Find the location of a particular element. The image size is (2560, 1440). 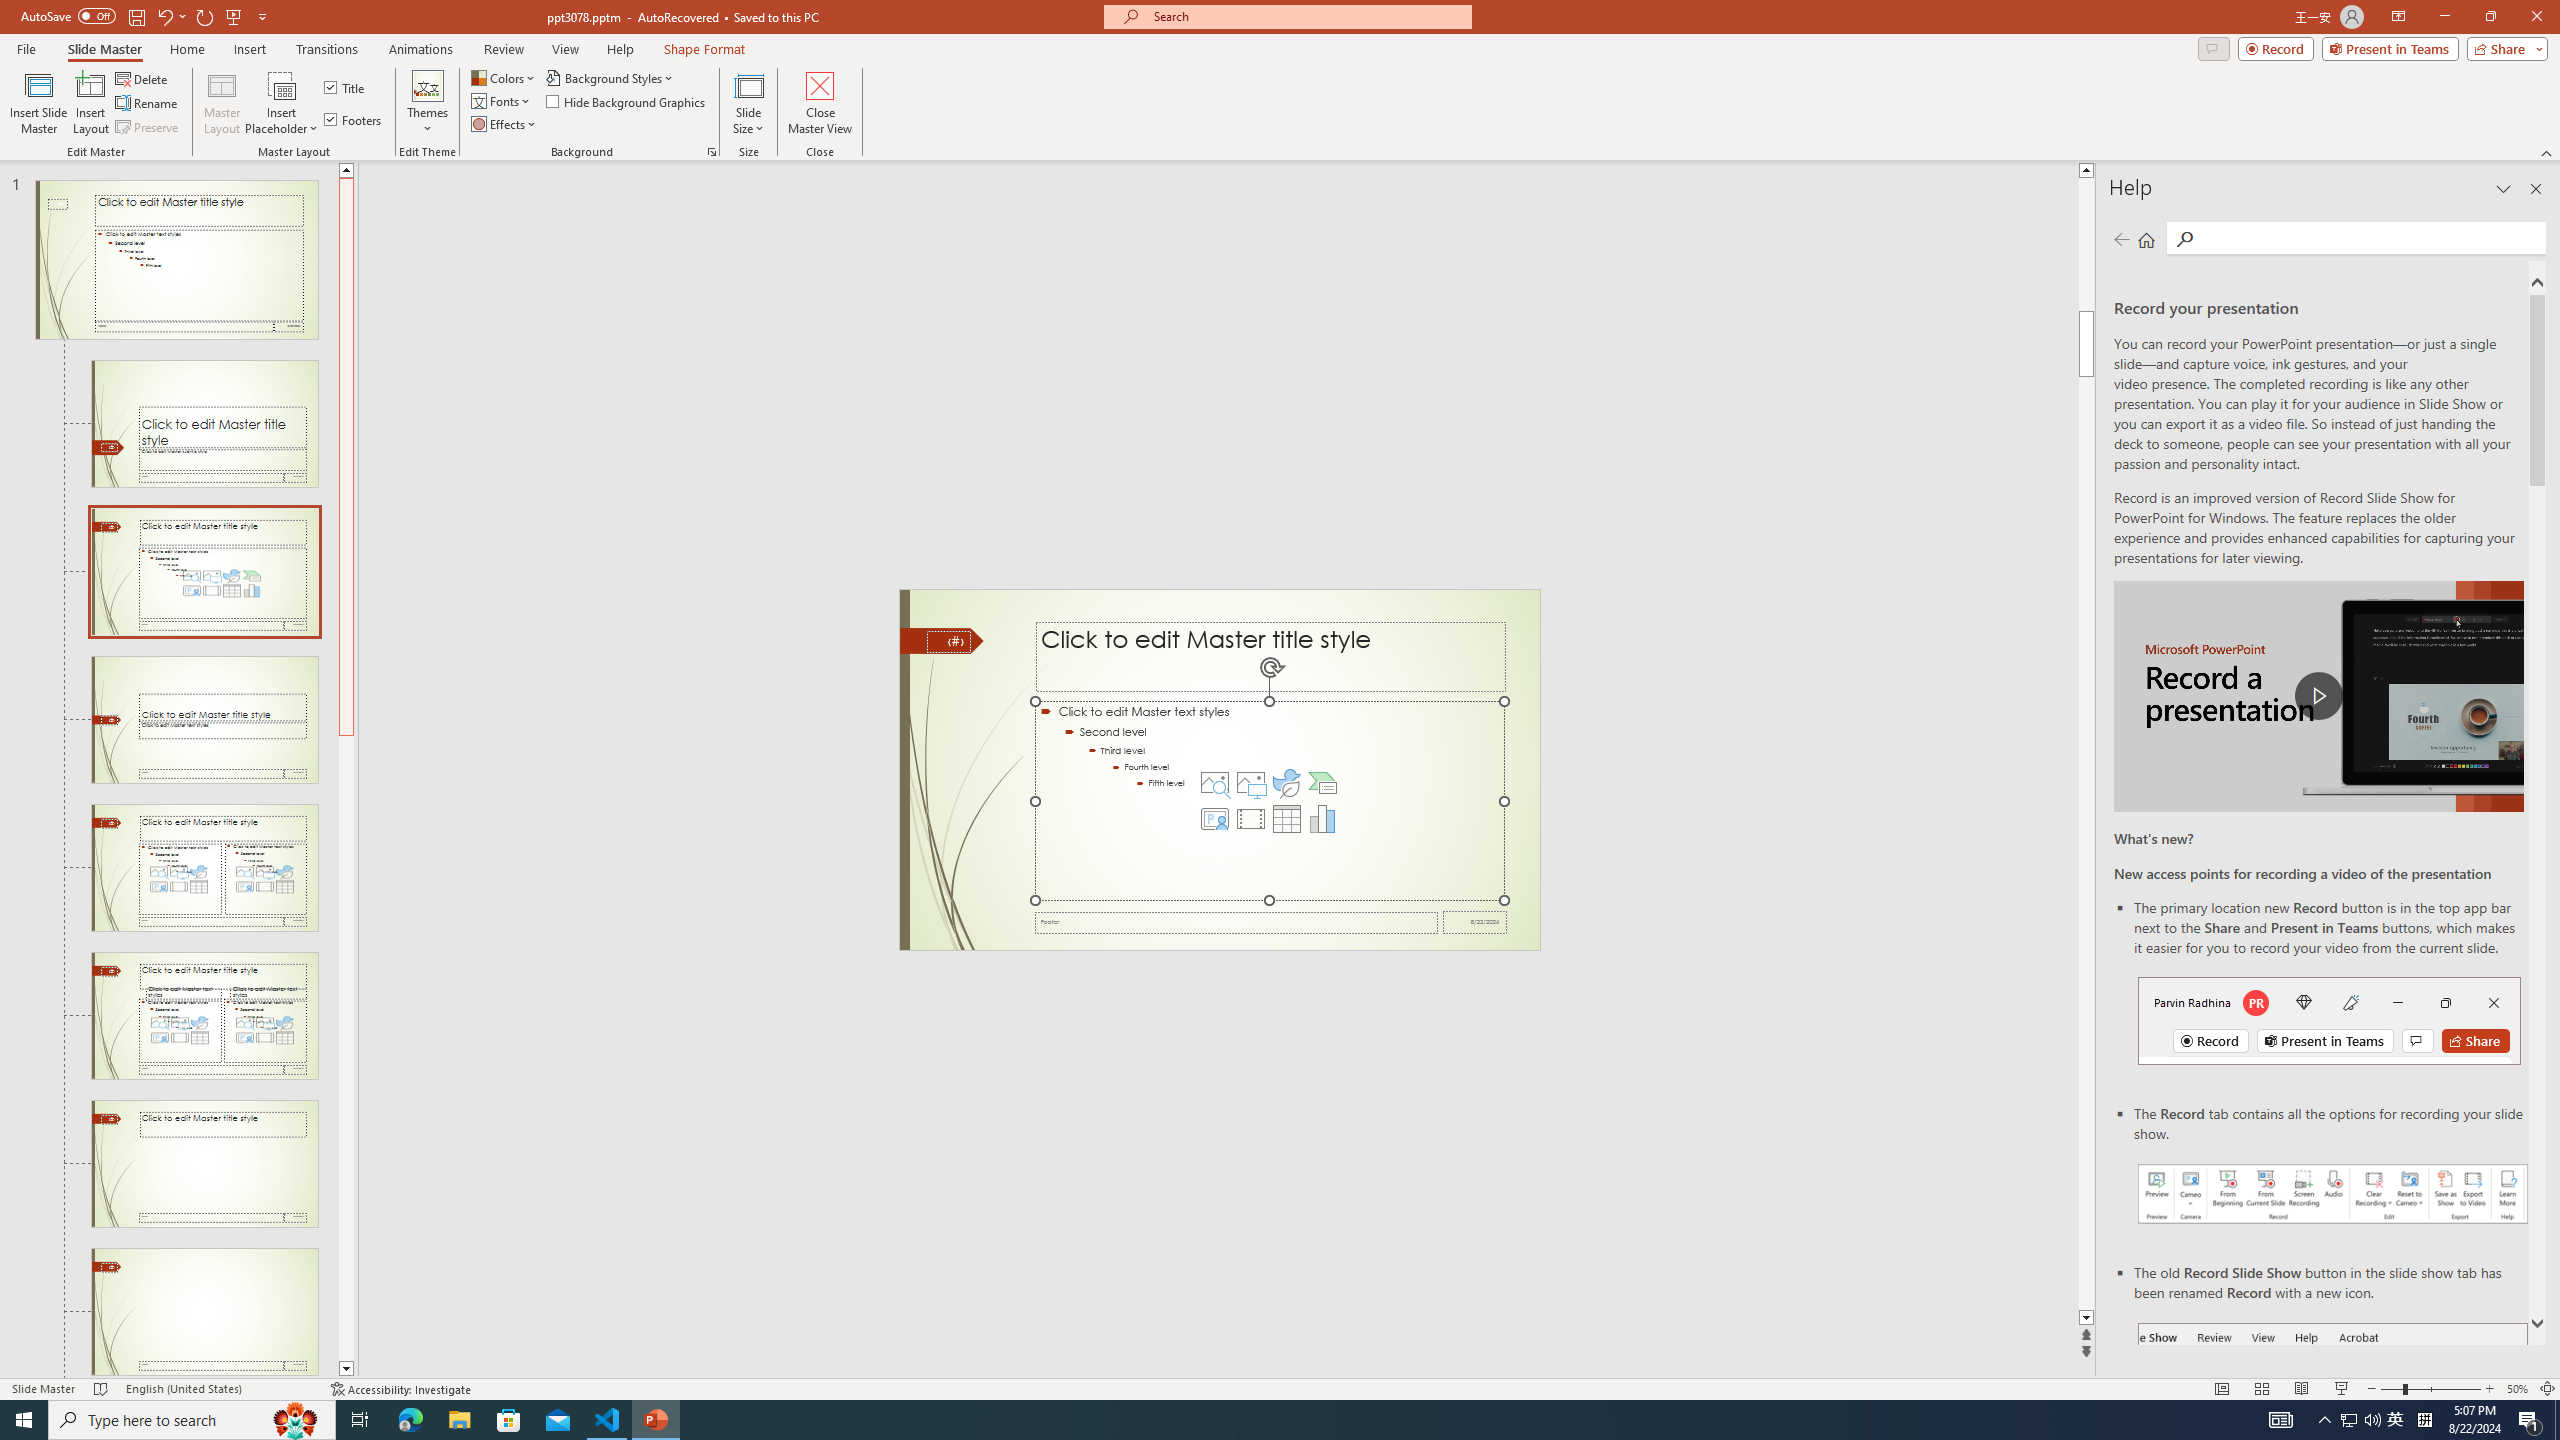

'Slide Blank Layout: used by no slides' is located at coordinates (203, 1310).